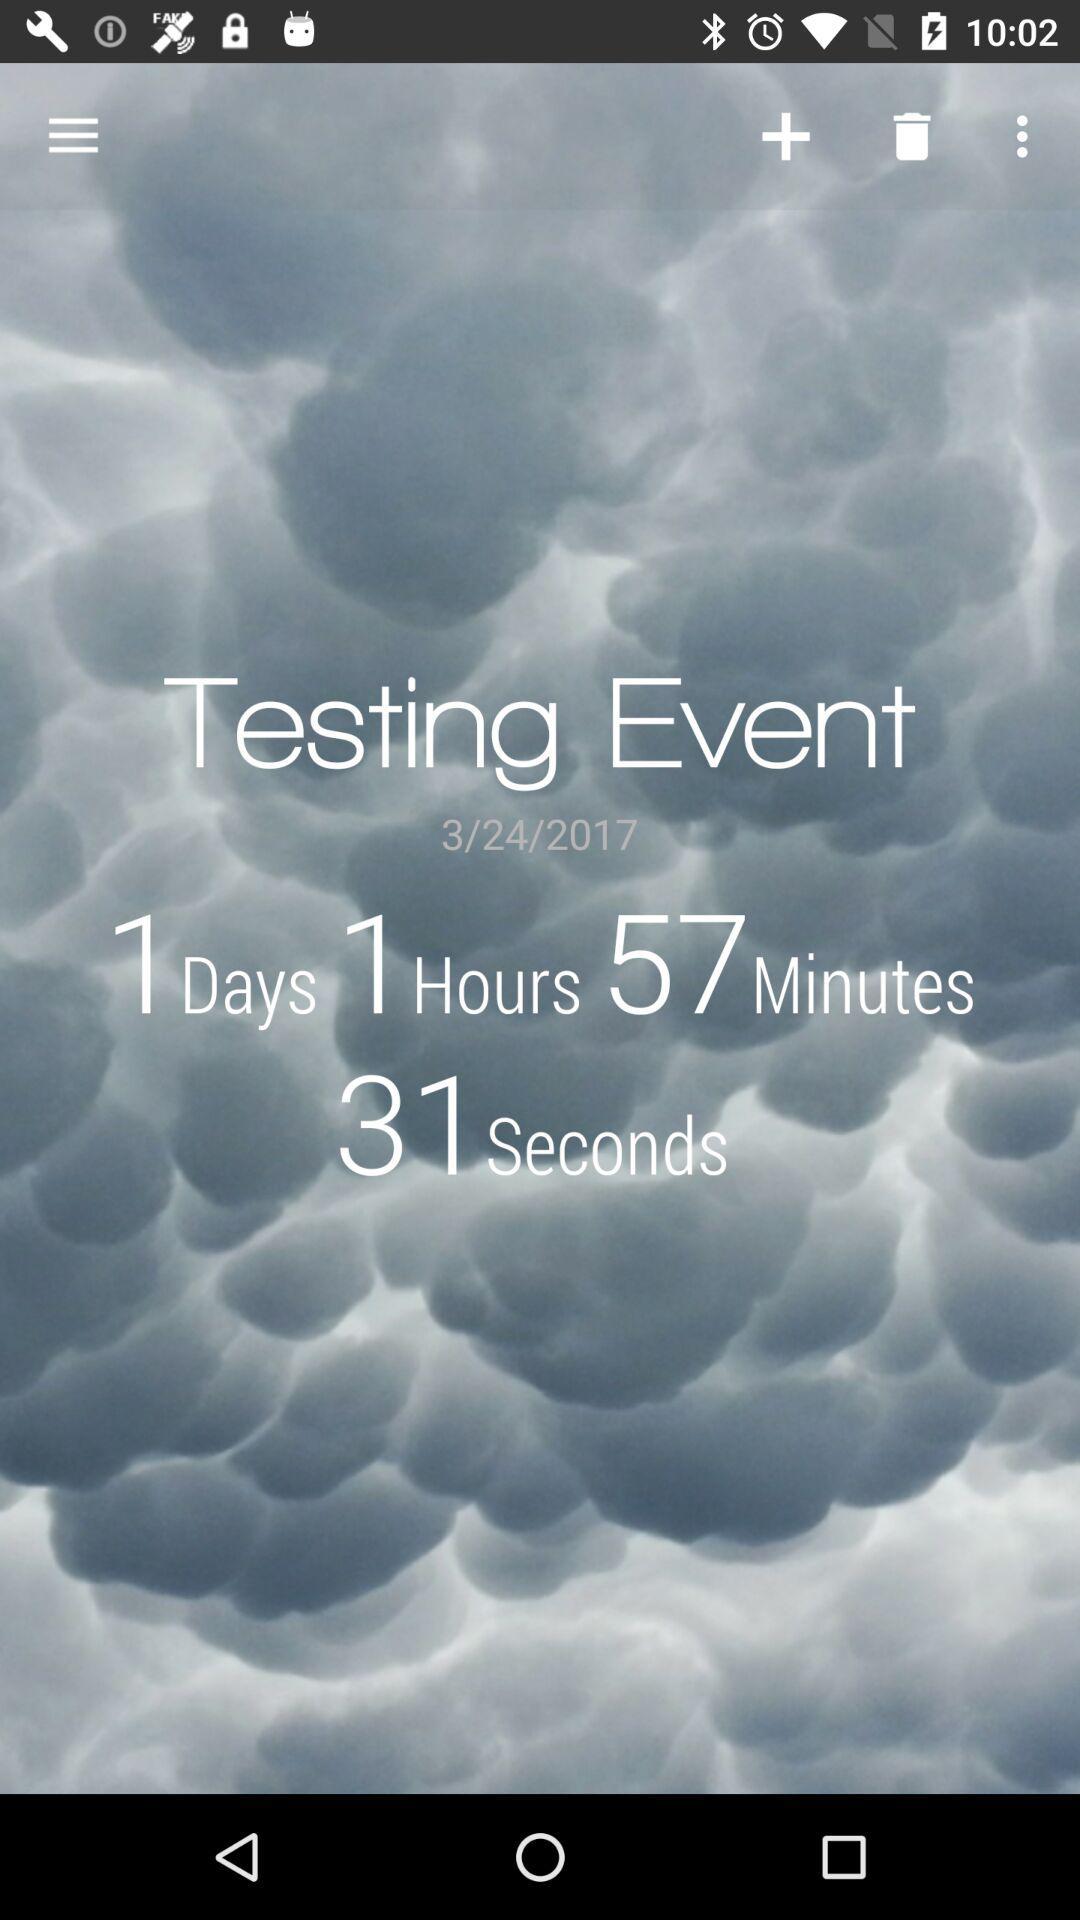 The width and height of the screenshot is (1080, 1920). What do you see at coordinates (785, 135) in the screenshot?
I see `icon above the testing event` at bounding box center [785, 135].